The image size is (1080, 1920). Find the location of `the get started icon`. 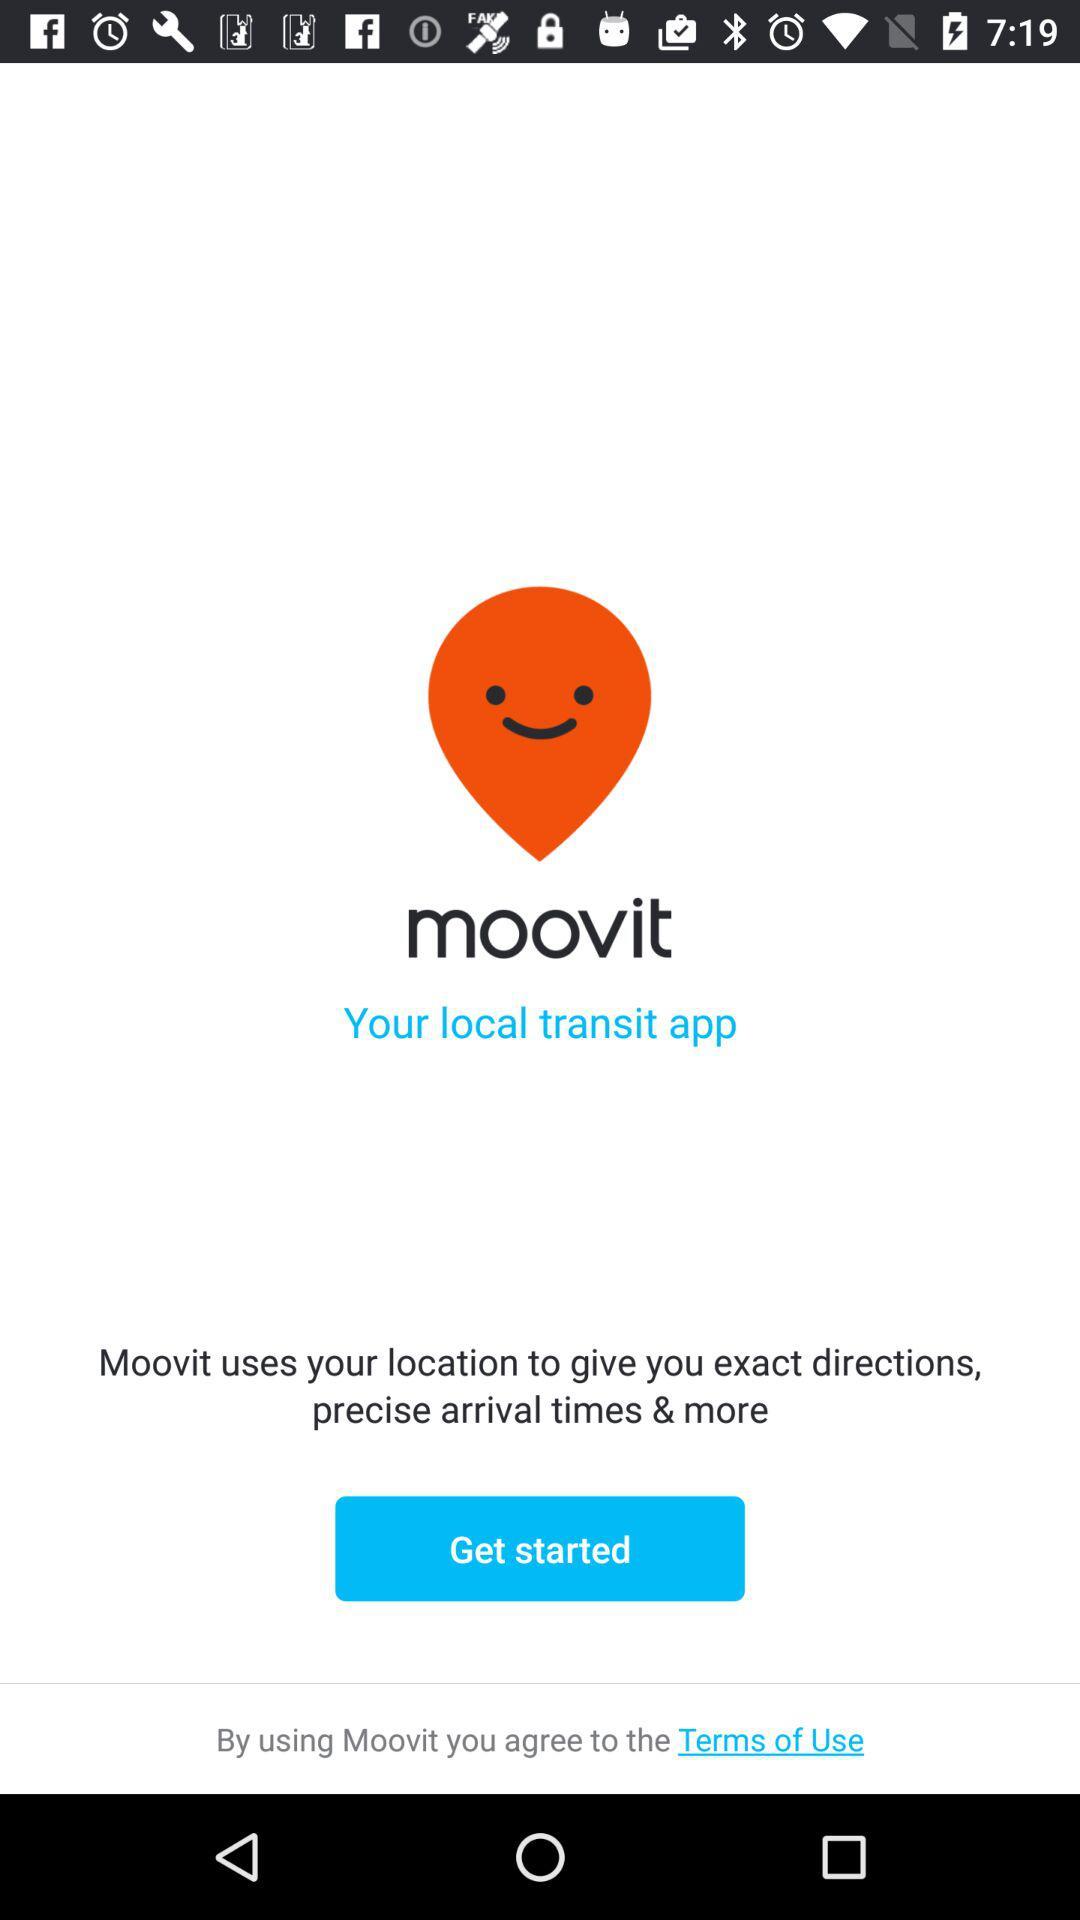

the get started icon is located at coordinates (540, 1547).